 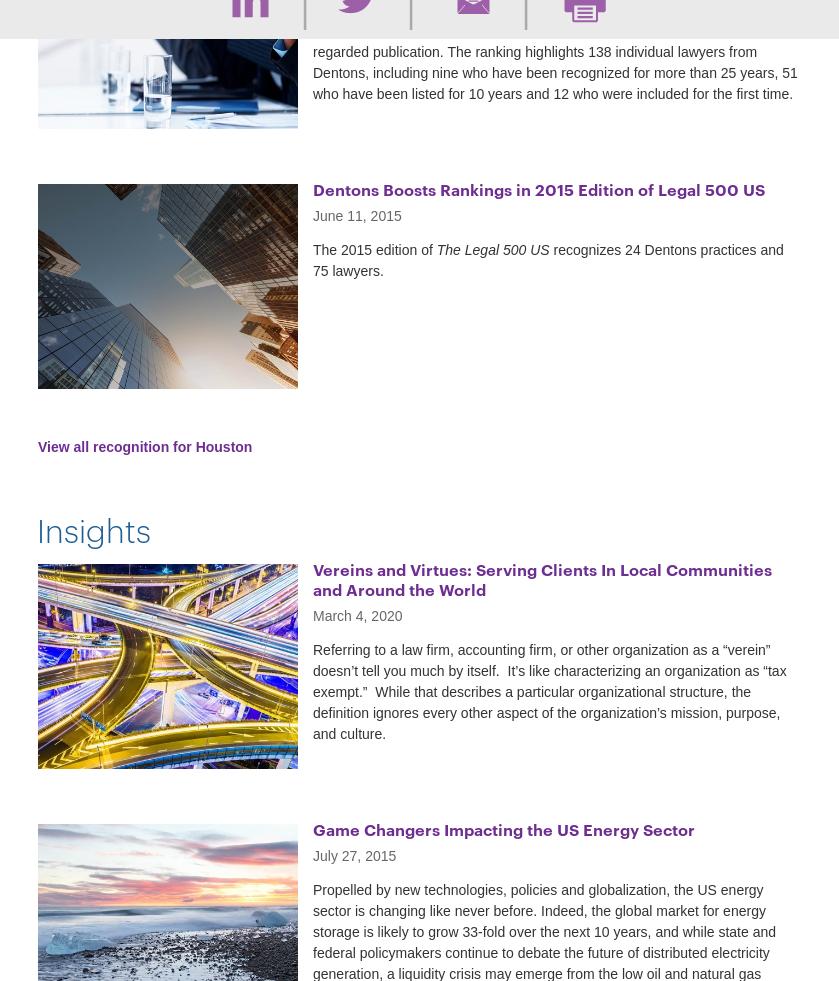 I want to click on 'The Best Lawyers in America', so click(x=532, y=18).